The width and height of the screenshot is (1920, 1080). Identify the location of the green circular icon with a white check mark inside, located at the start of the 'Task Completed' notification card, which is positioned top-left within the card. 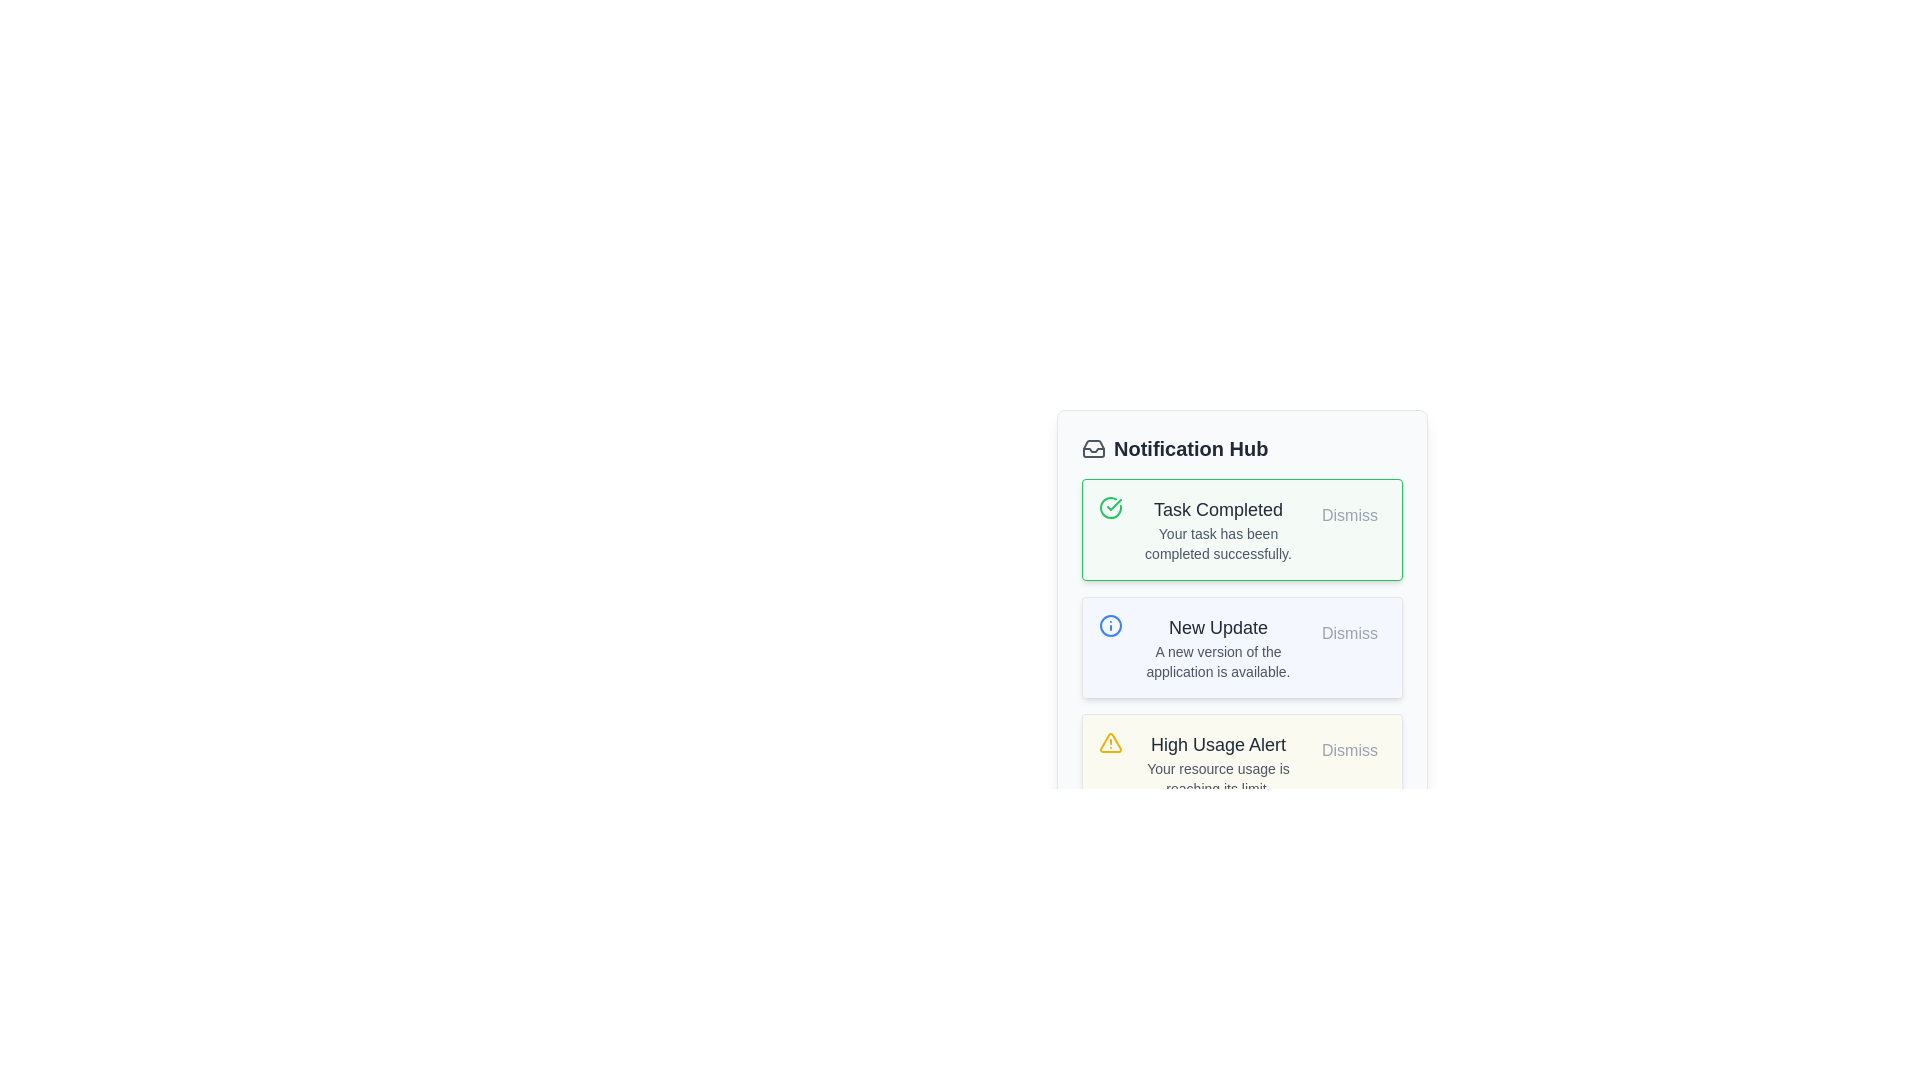
(1109, 507).